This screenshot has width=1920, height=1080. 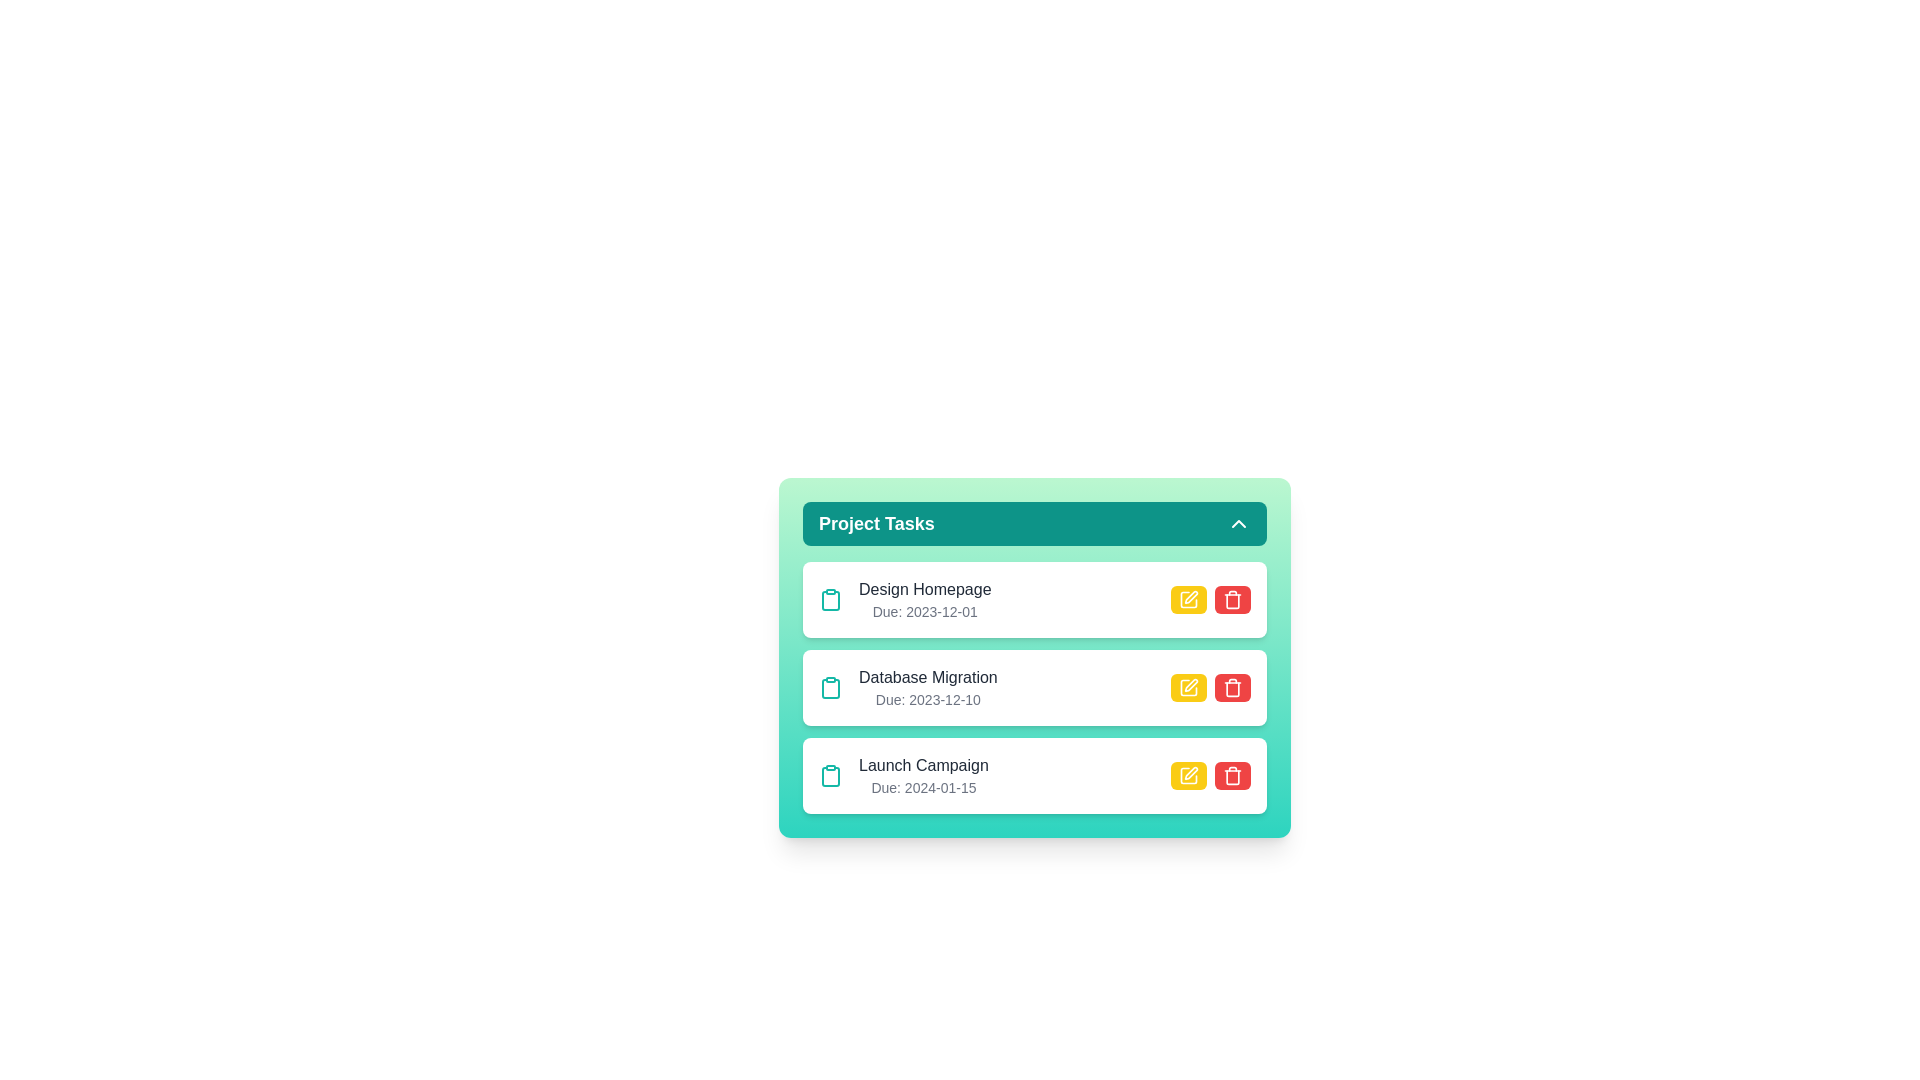 I want to click on the edit button for the task titled 'Design Homepage', so click(x=1189, y=599).